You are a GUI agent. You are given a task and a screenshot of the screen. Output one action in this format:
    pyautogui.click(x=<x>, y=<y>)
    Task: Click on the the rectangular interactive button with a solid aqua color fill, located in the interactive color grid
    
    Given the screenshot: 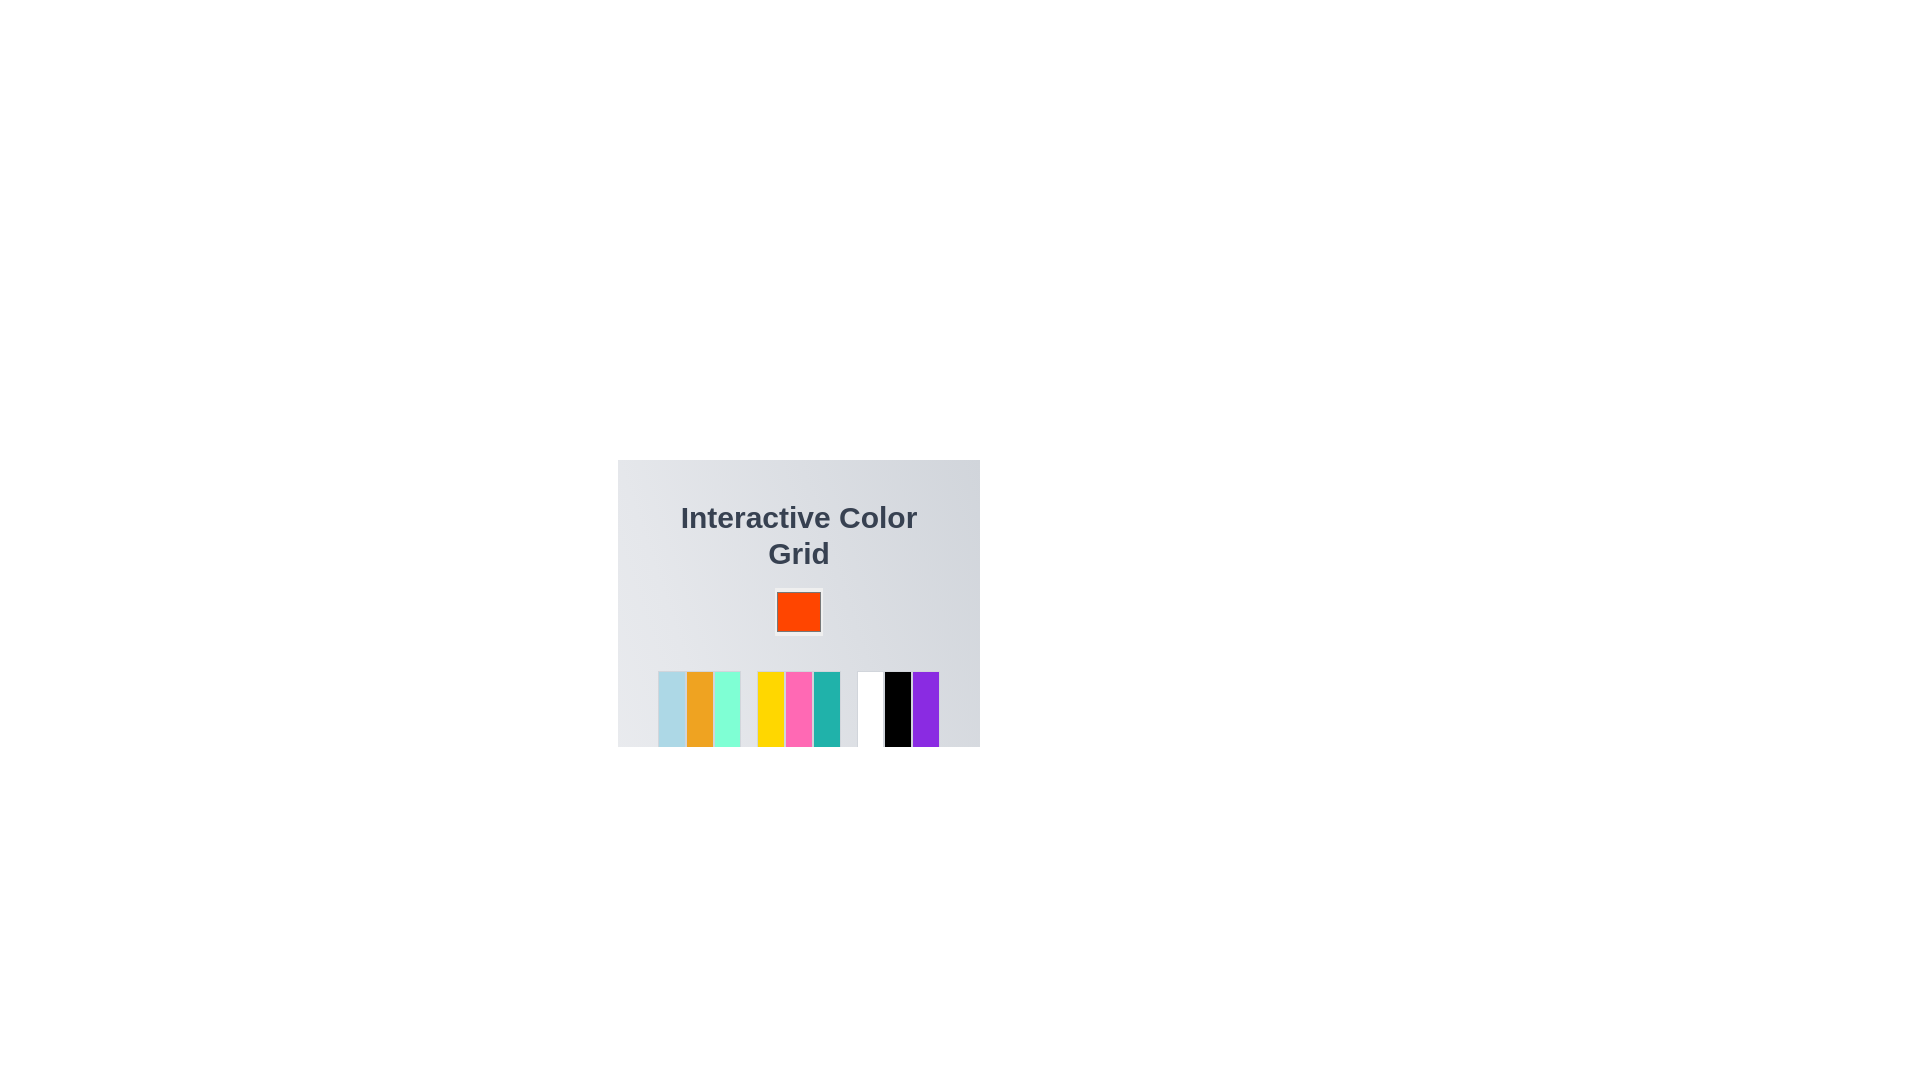 What is the action you would take?
    pyautogui.click(x=826, y=709)
    